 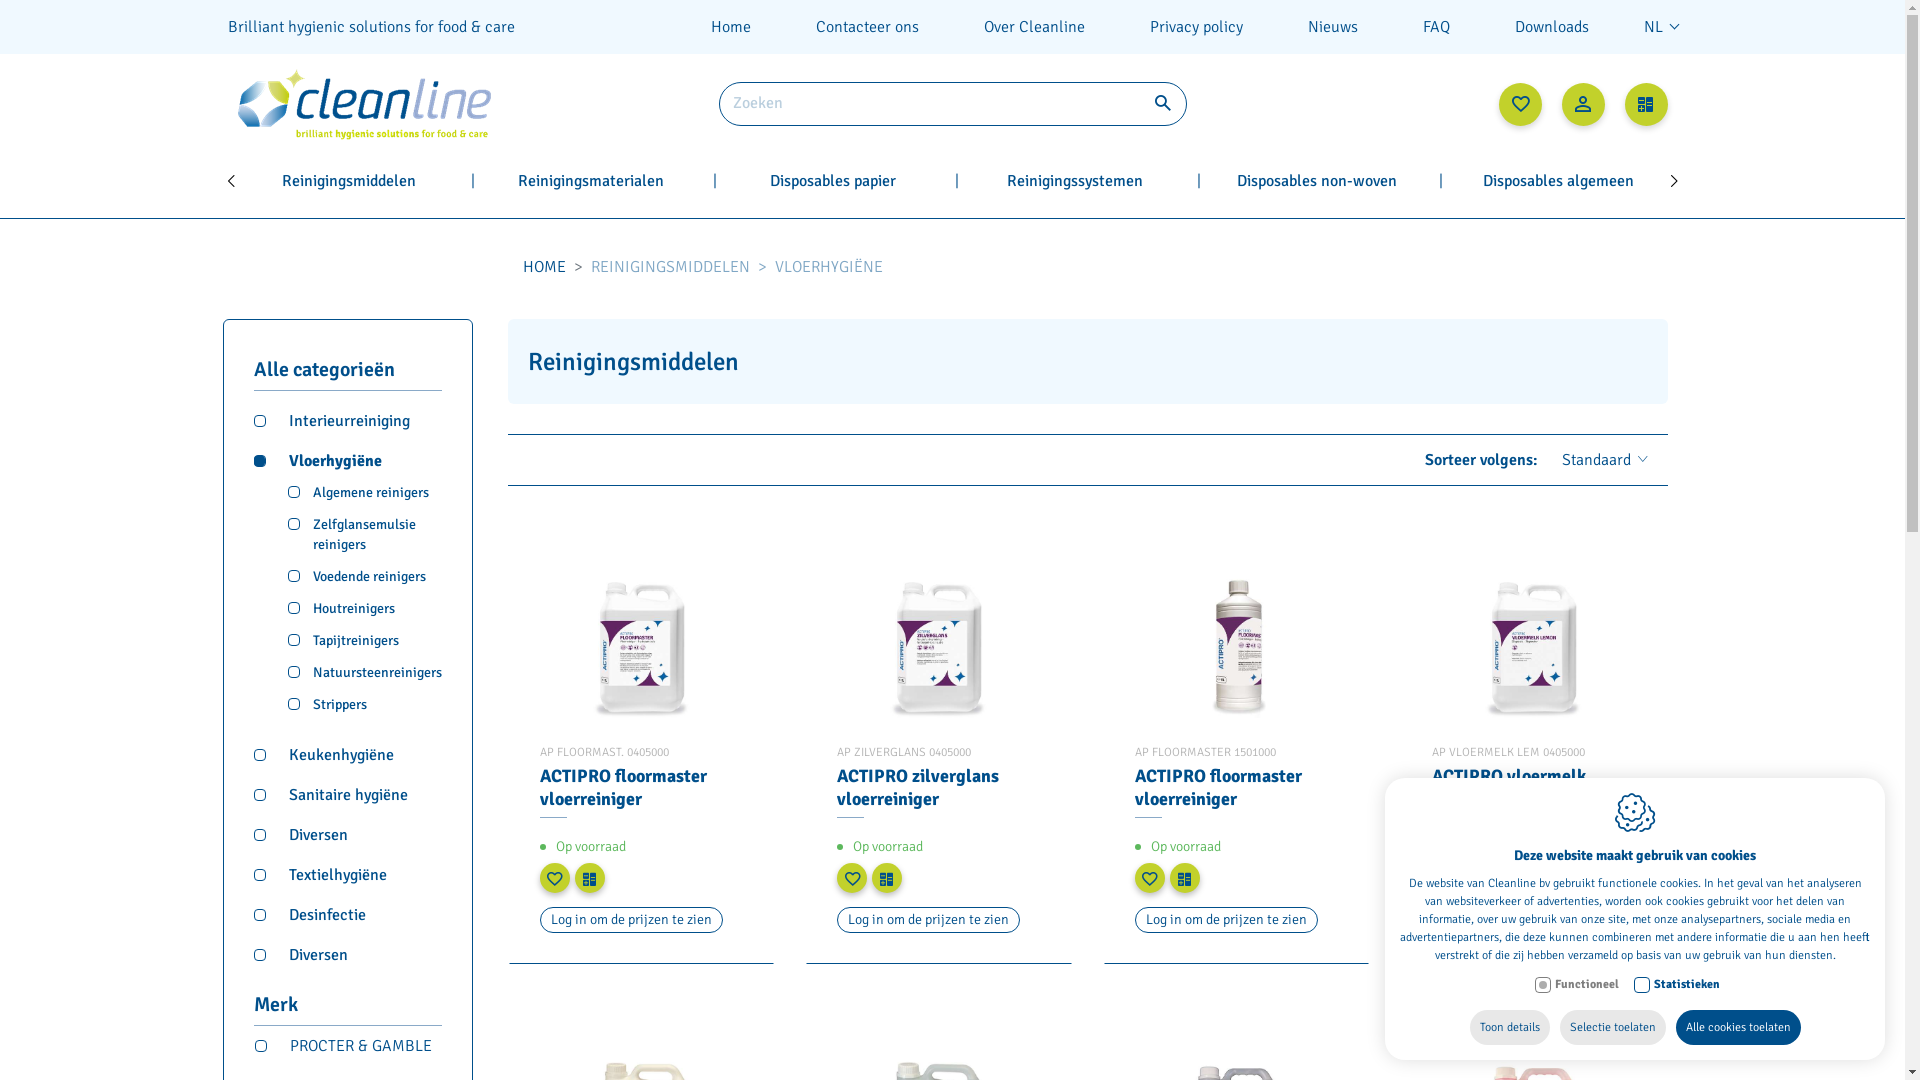 What do you see at coordinates (1660, 27) in the screenshot?
I see `'NL'` at bounding box center [1660, 27].